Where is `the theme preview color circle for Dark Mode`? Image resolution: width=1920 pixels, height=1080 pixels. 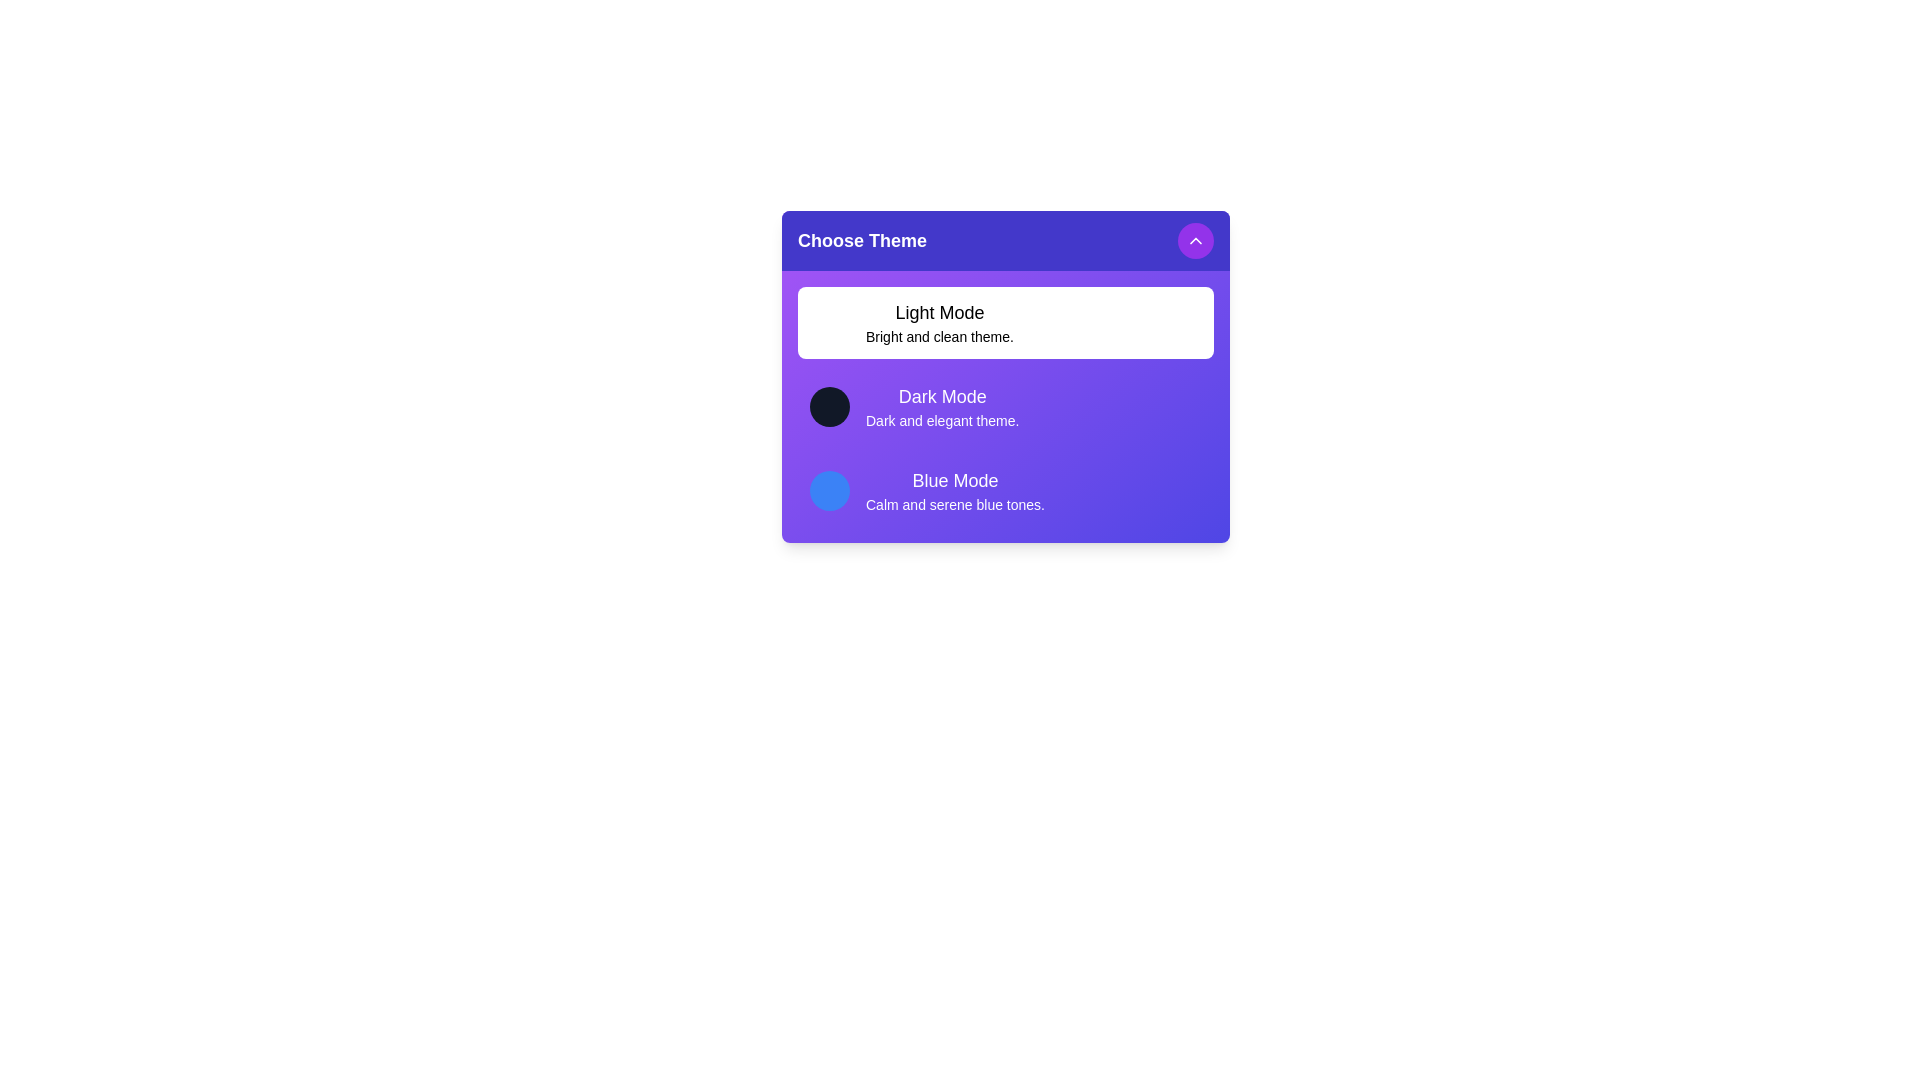 the theme preview color circle for Dark Mode is located at coordinates (830, 406).